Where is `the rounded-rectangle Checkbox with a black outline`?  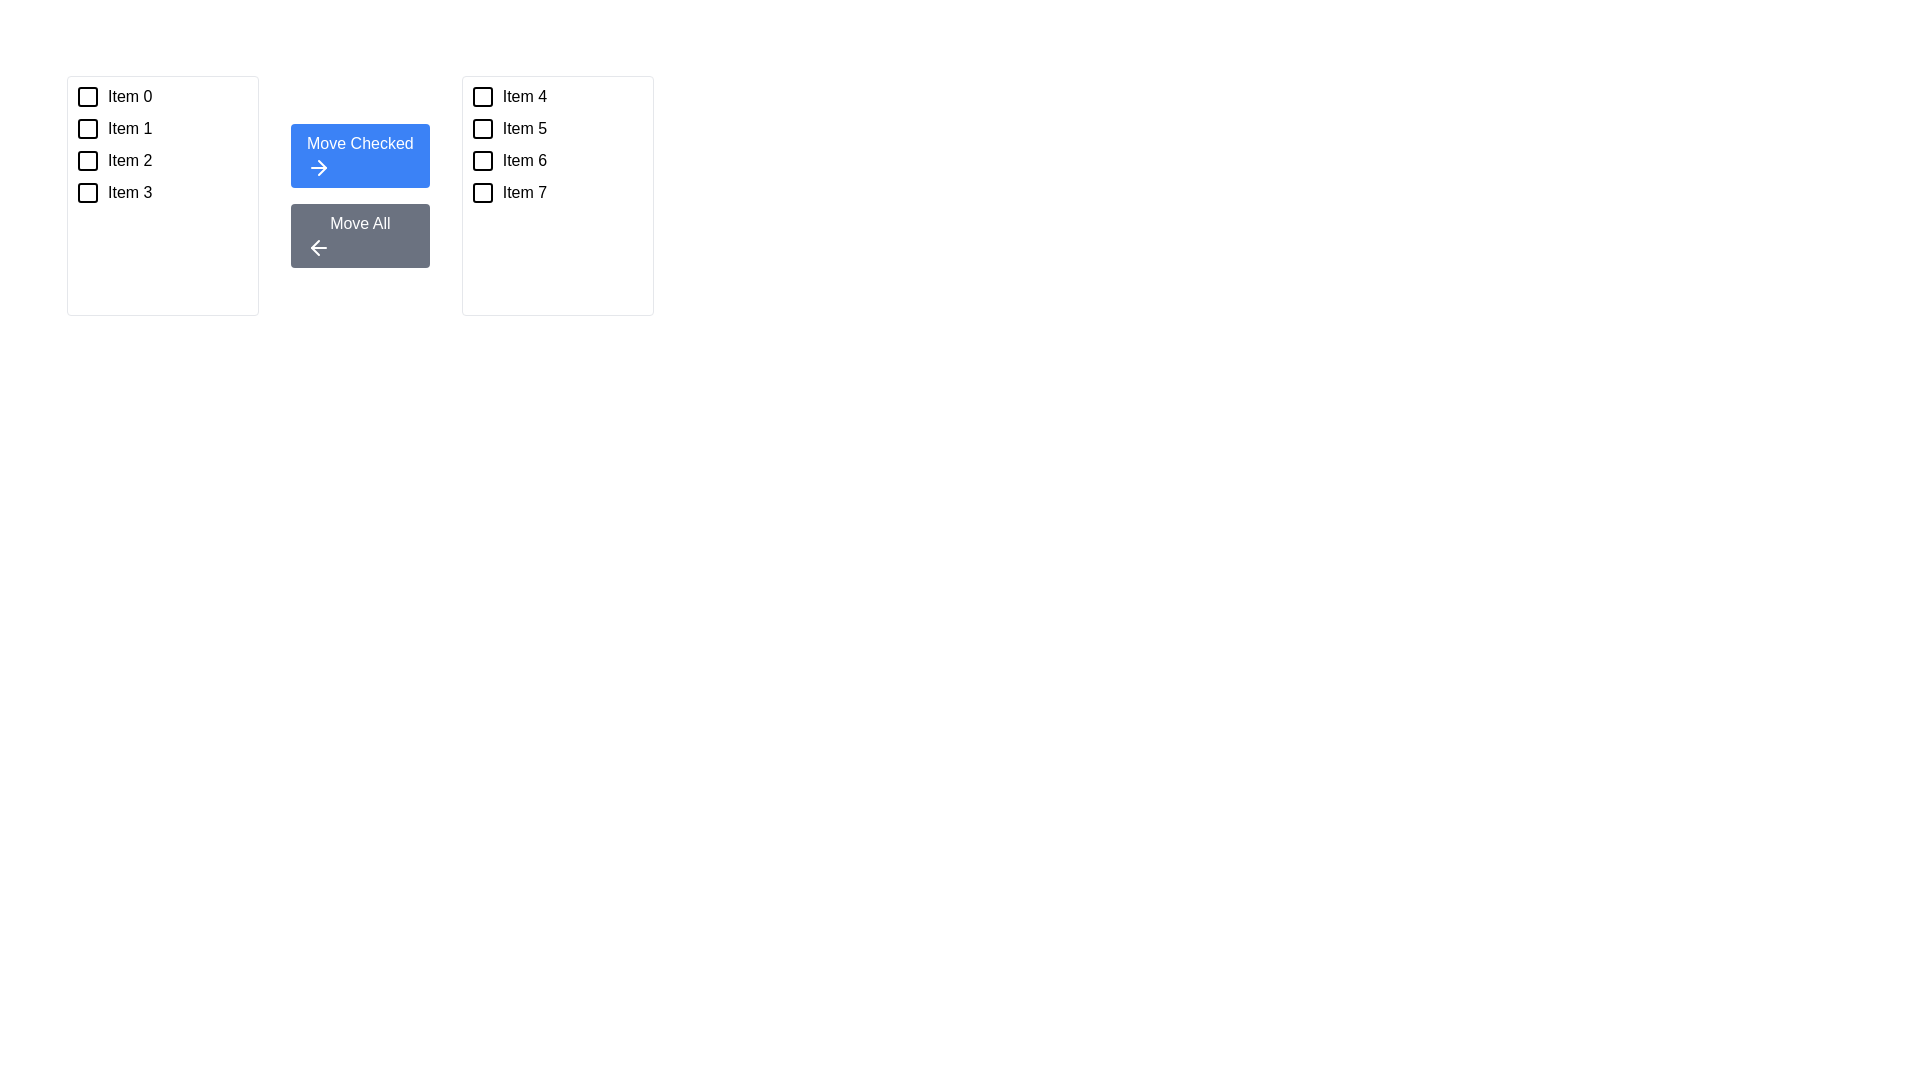
the rounded-rectangle Checkbox with a black outline is located at coordinates (482, 96).